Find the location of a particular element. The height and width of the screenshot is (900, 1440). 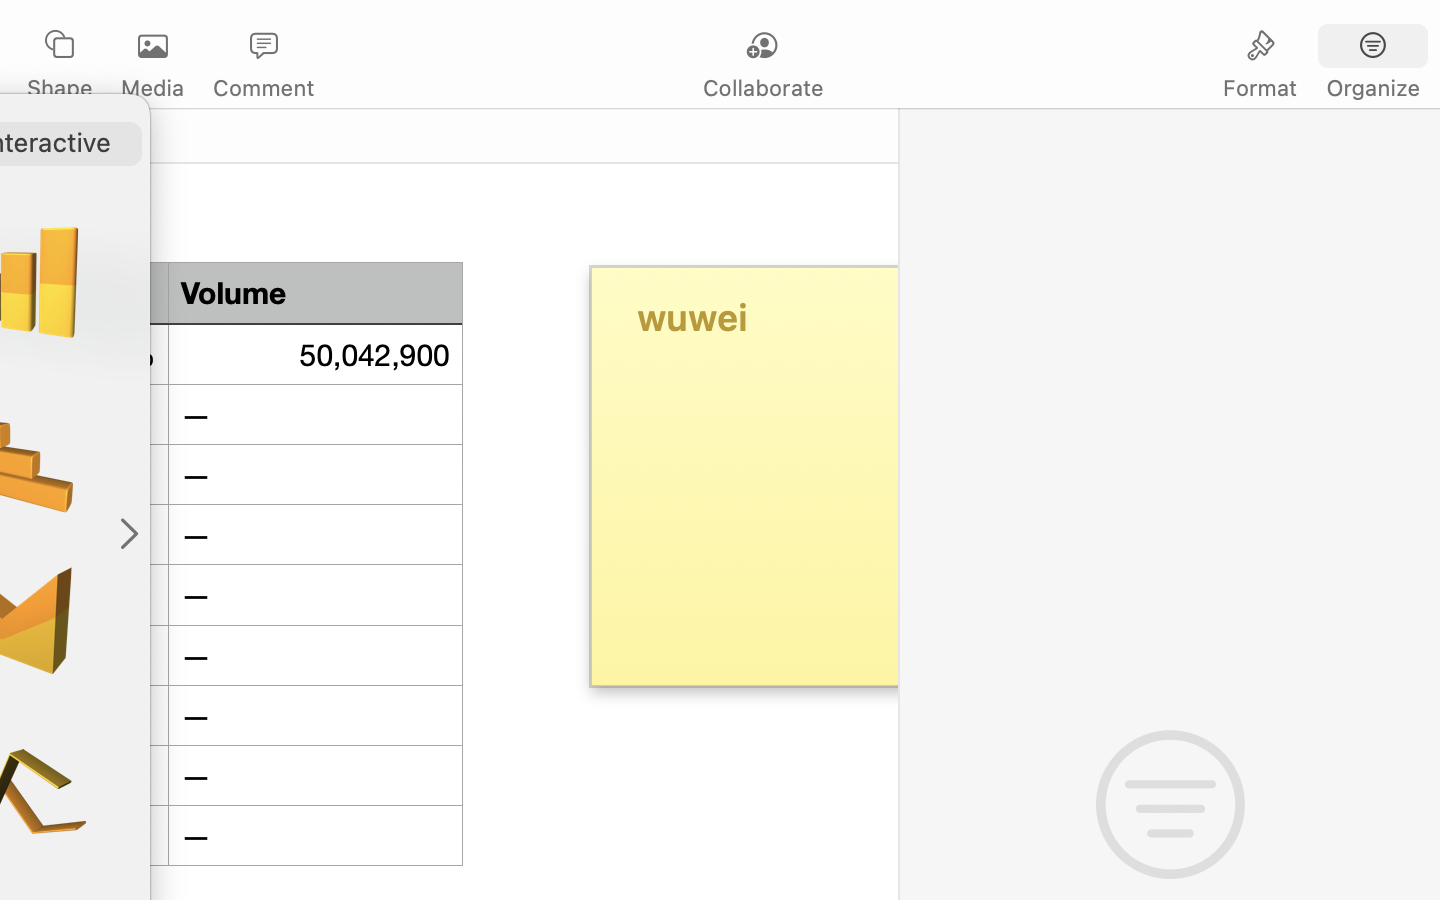

'Format' is located at coordinates (1259, 87).